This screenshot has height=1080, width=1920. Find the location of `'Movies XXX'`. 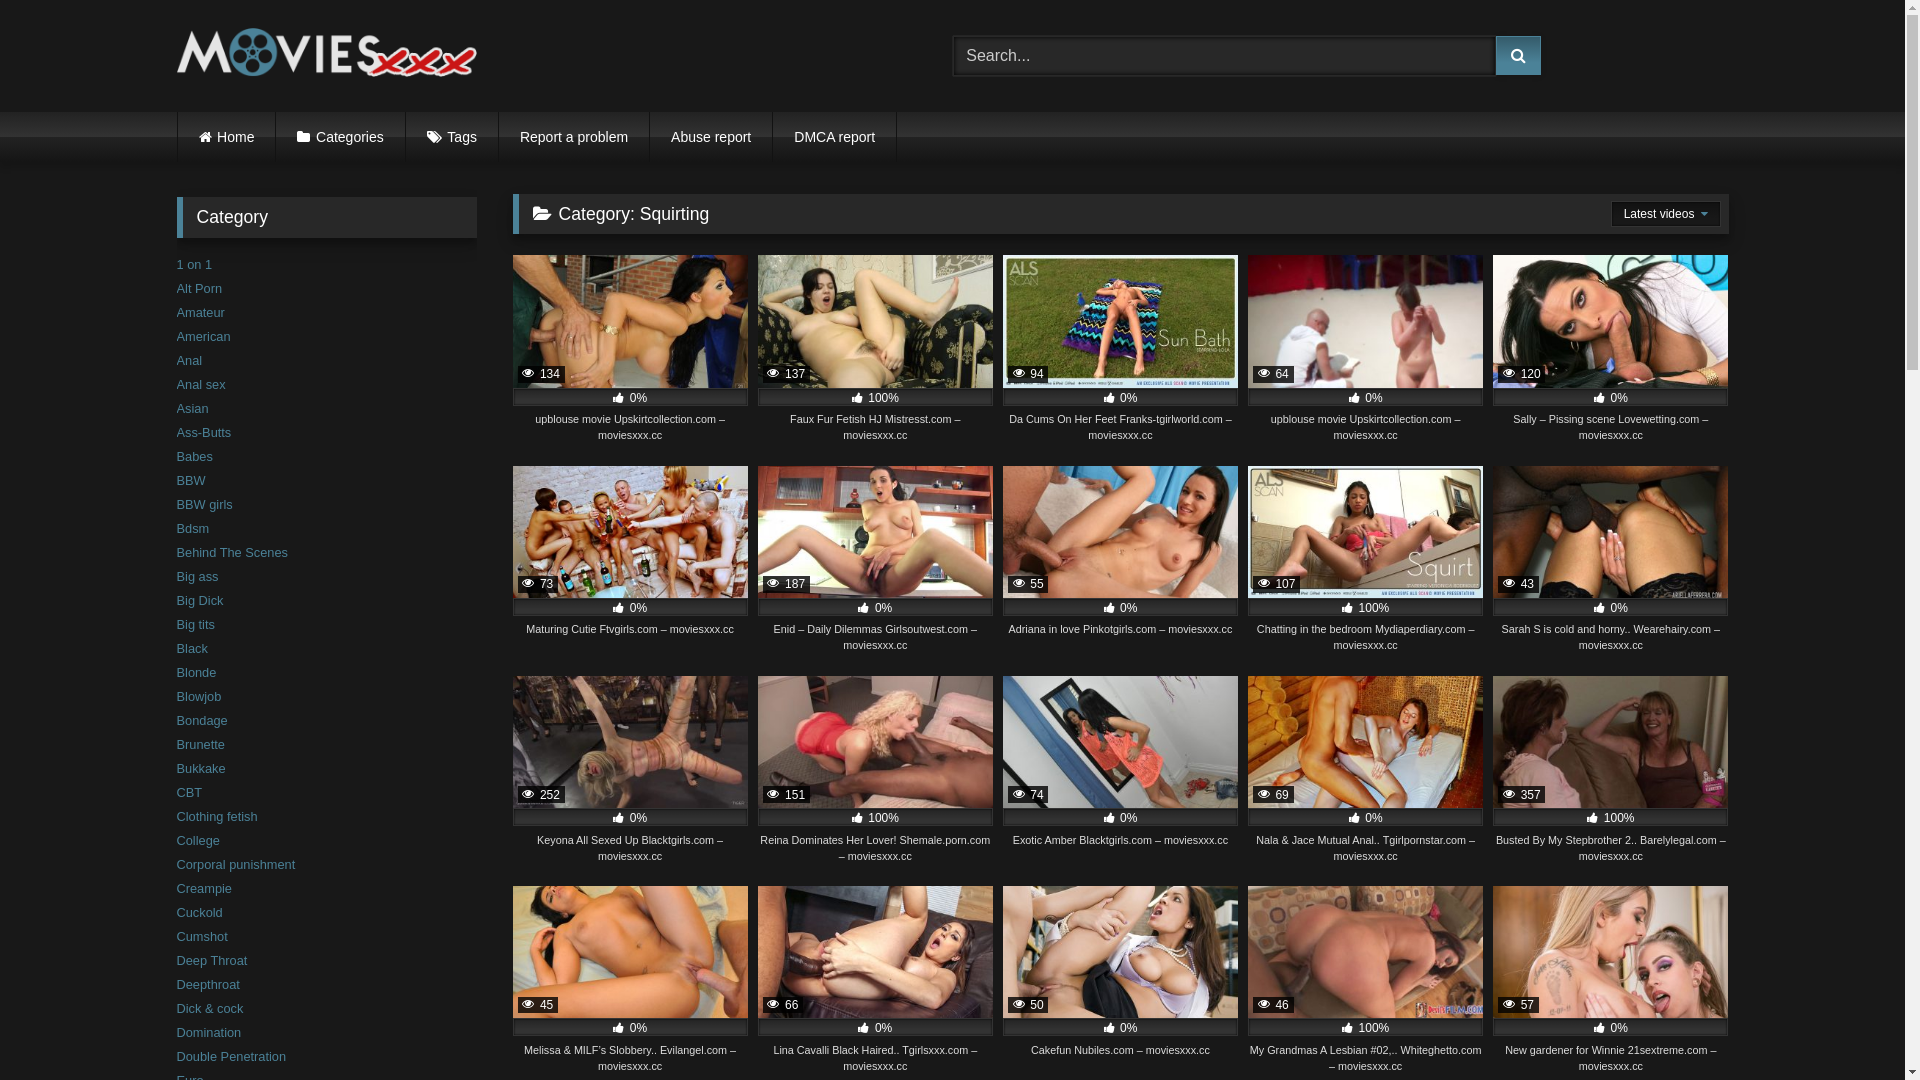

'Movies XXX' is located at coordinates (326, 55).